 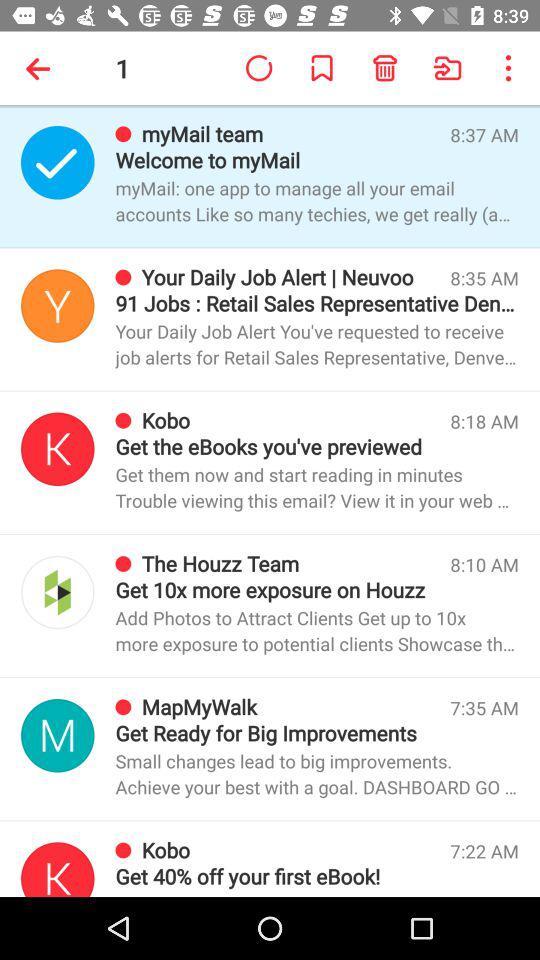 What do you see at coordinates (259, 68) in the screenshot?
I see `the item to the right of the 1 item` at bounding box center [259, 68].